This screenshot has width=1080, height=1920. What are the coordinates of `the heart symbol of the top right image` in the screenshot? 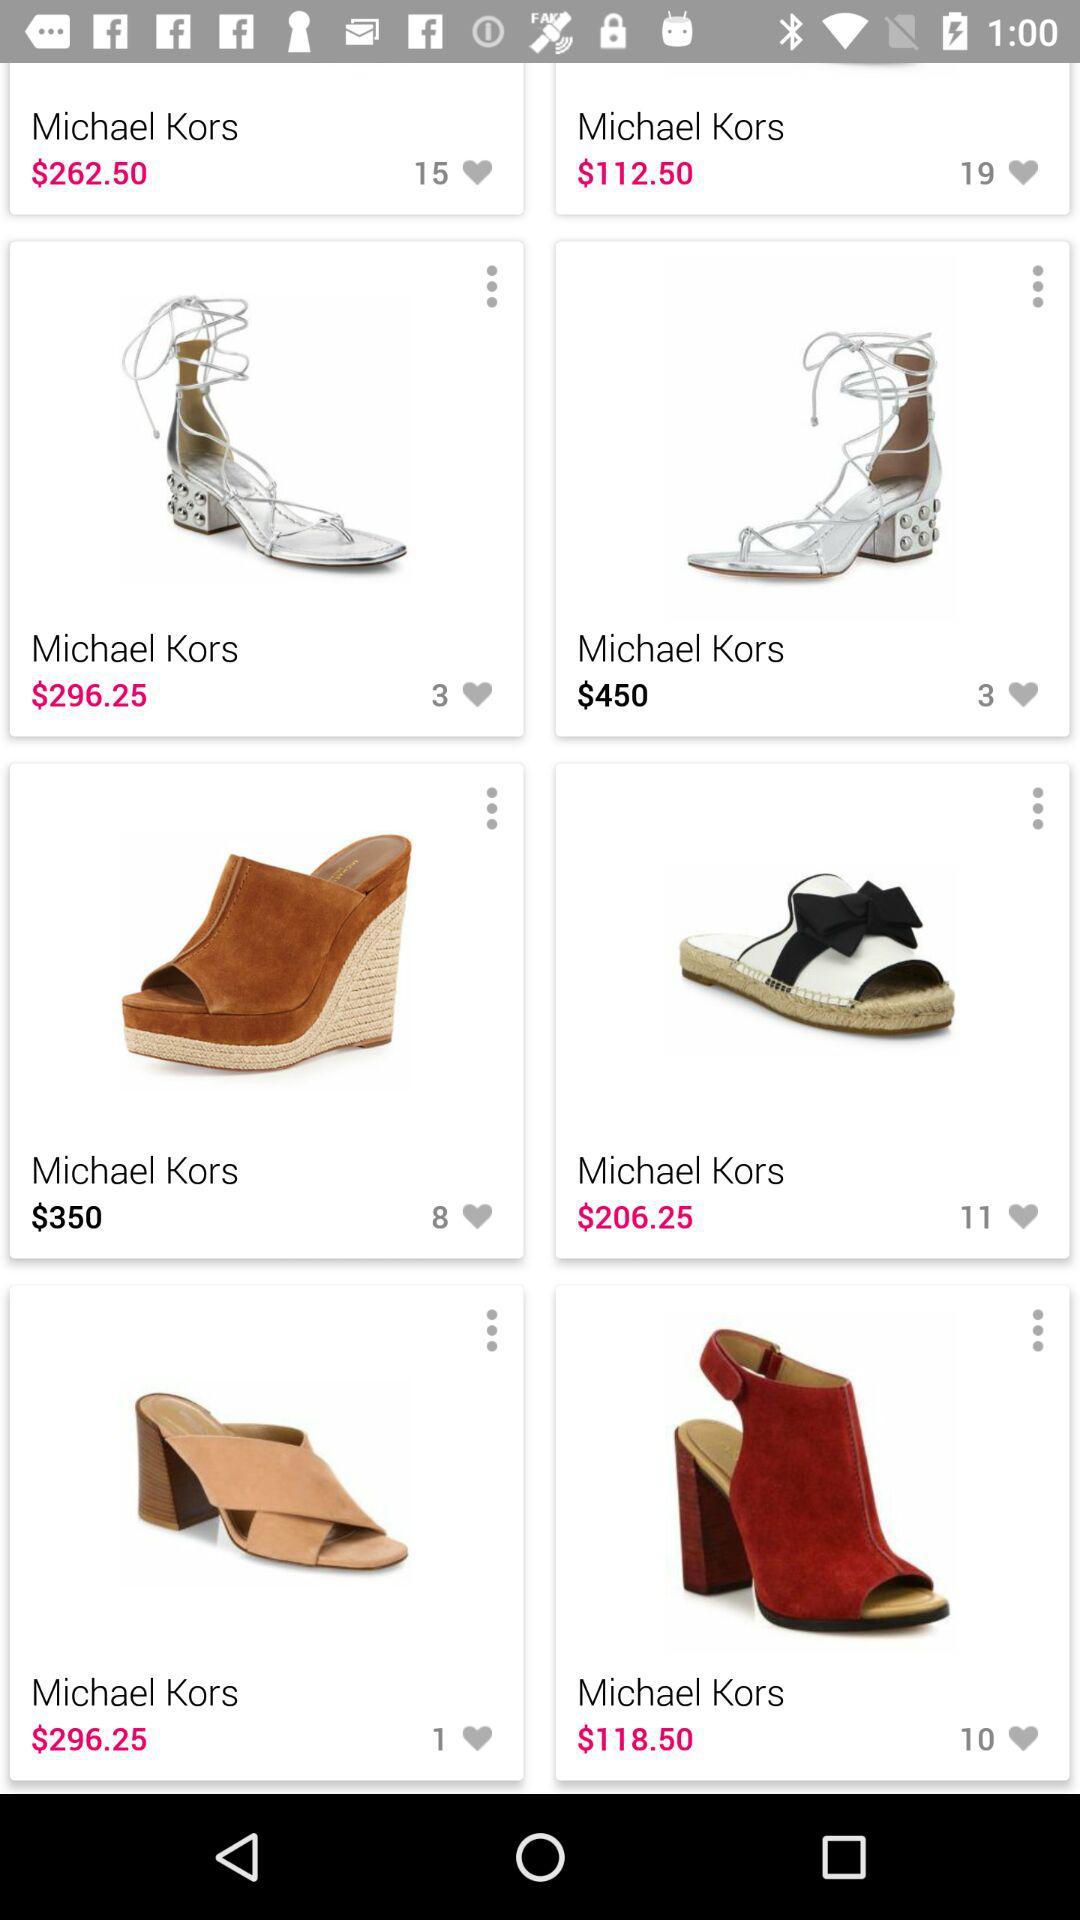 It's located at (930, 694).